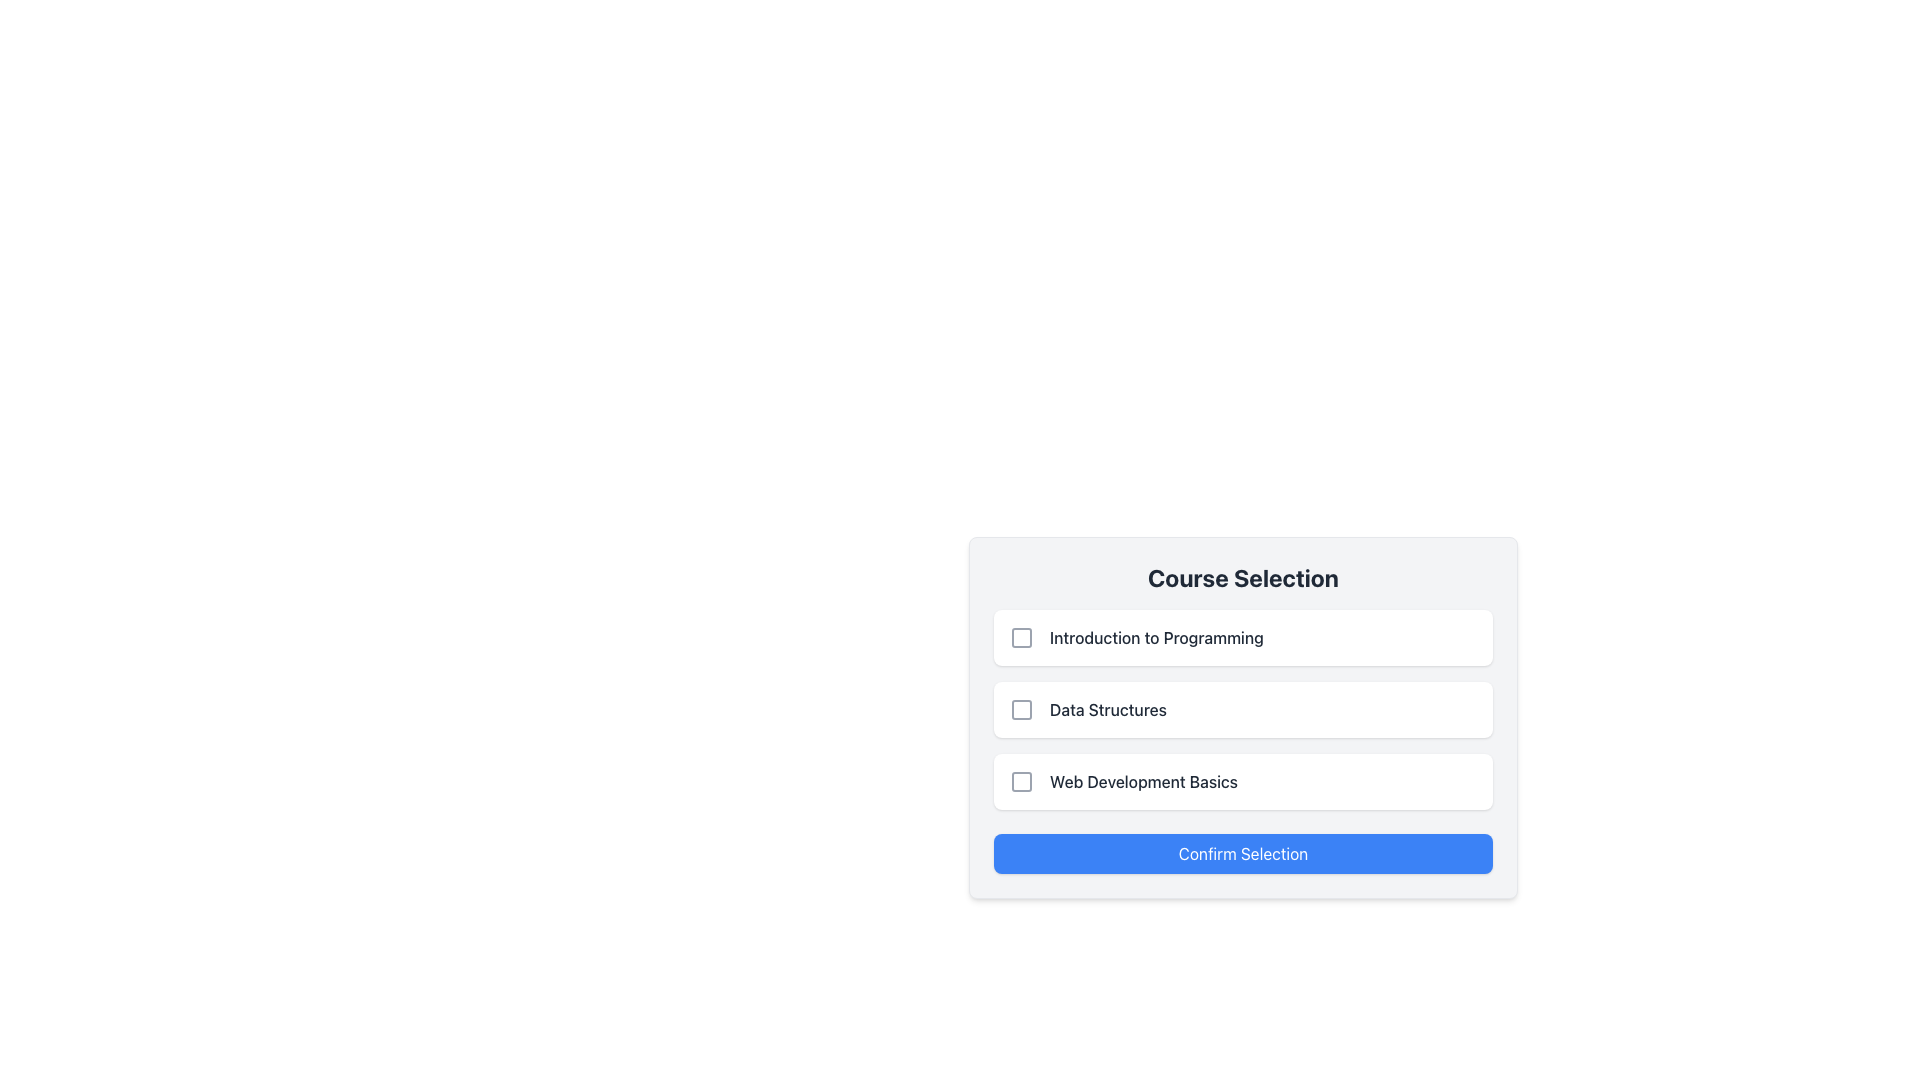 The image size is (1920, 1080). Describe the element at coordinates (1022, 637) in the screenshot. I see `the Checkbox indicator located to the left of the 'Introduction to Programming' row label, which visually indicates the selection state of an item in the list` at that location.